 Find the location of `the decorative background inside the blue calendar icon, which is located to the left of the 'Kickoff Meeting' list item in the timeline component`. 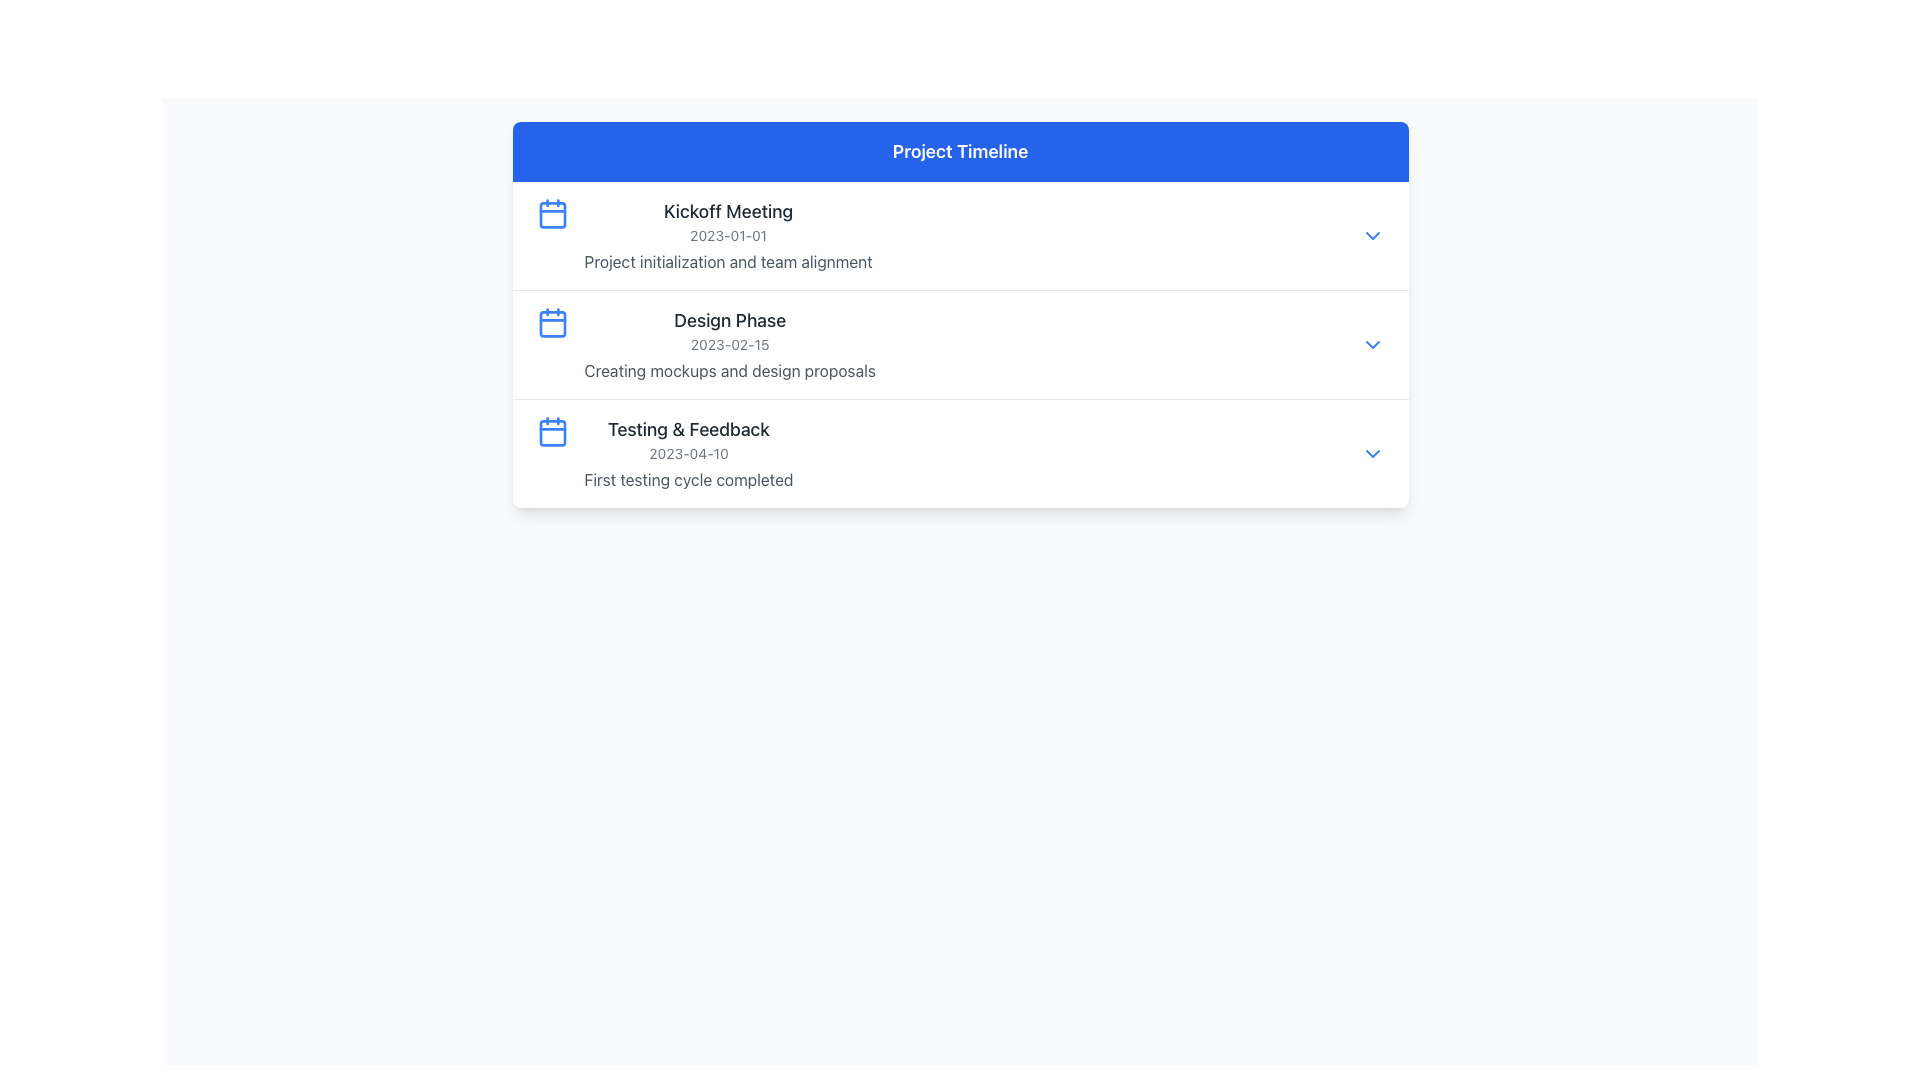

the decorative background inside the blue calendar icon, which is located to the left of the 'Kickoff Meeting' list item in the timeline component is located at coordinates (552, 215).